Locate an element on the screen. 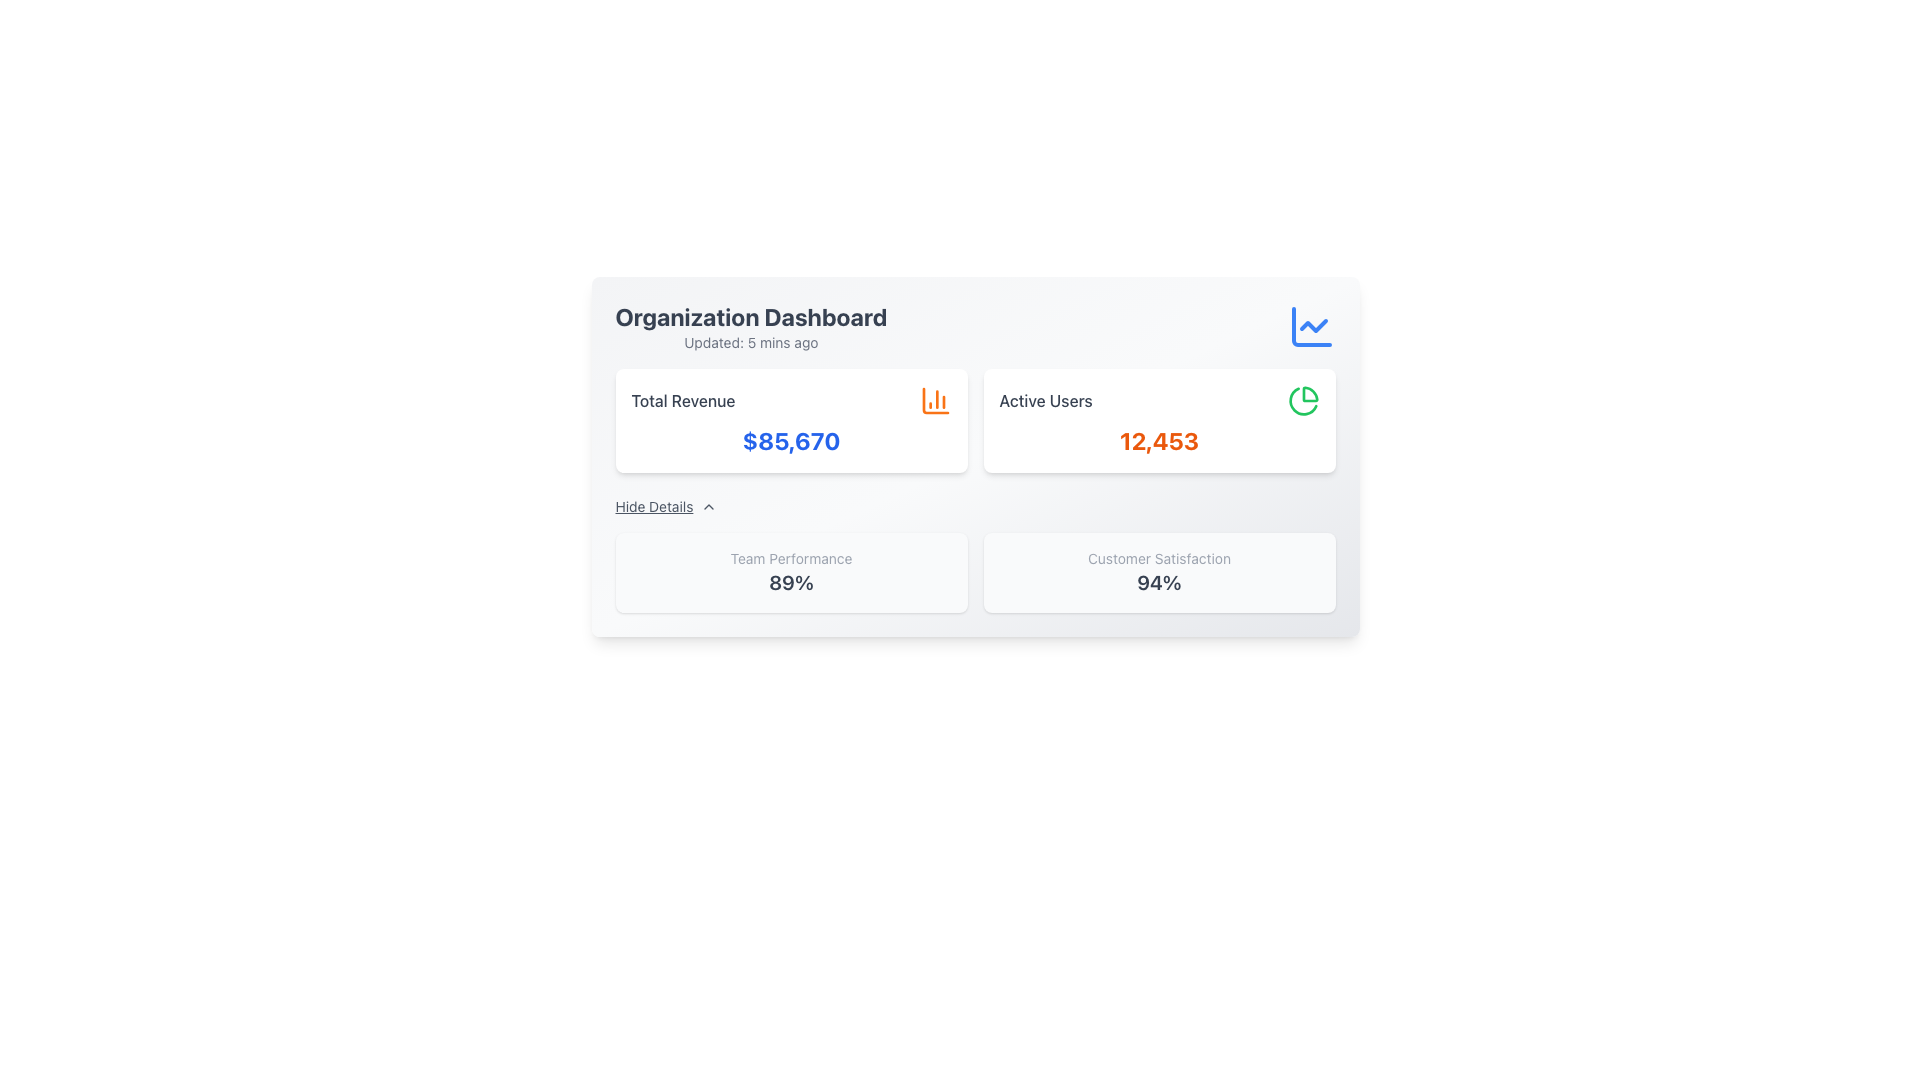 The image size is (1920, 1080). the small, stylized blue chart line icon with a zigzag pattern, located in the top-right corner of the dashboard interface is located at coordinates (1313, 325).